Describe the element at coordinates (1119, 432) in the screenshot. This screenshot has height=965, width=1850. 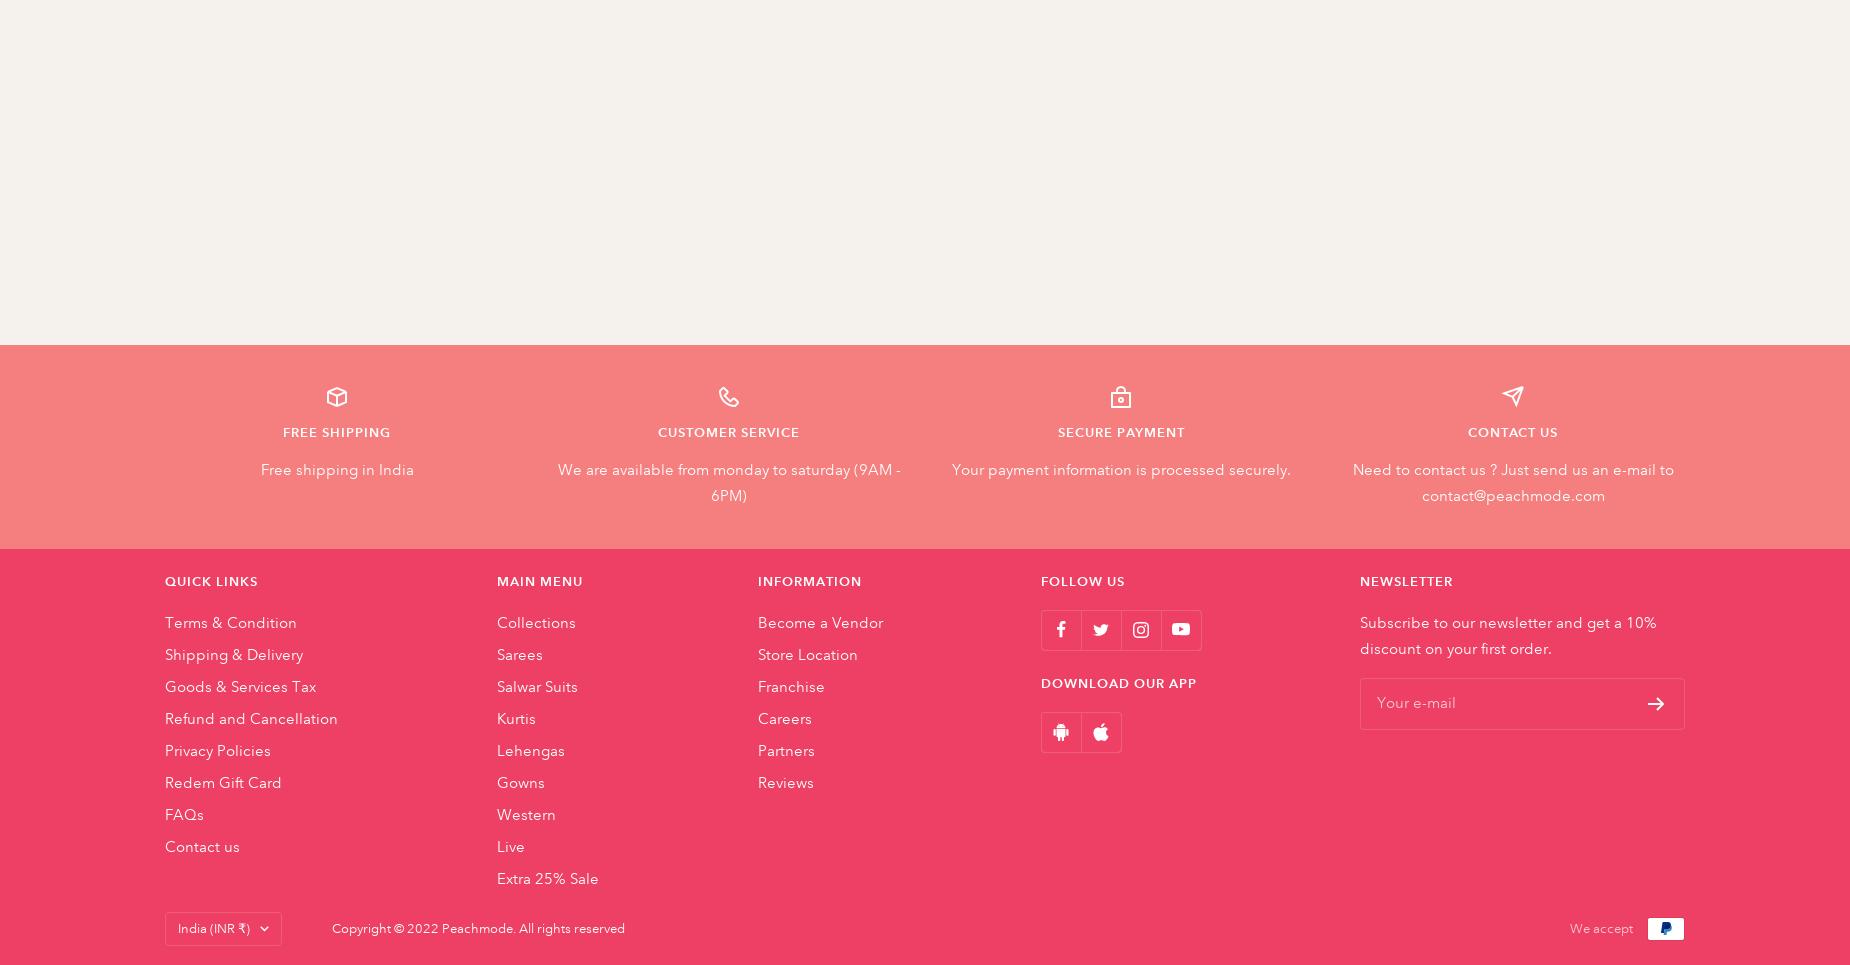
I see `'SECURE PAYMENT'` at that location.